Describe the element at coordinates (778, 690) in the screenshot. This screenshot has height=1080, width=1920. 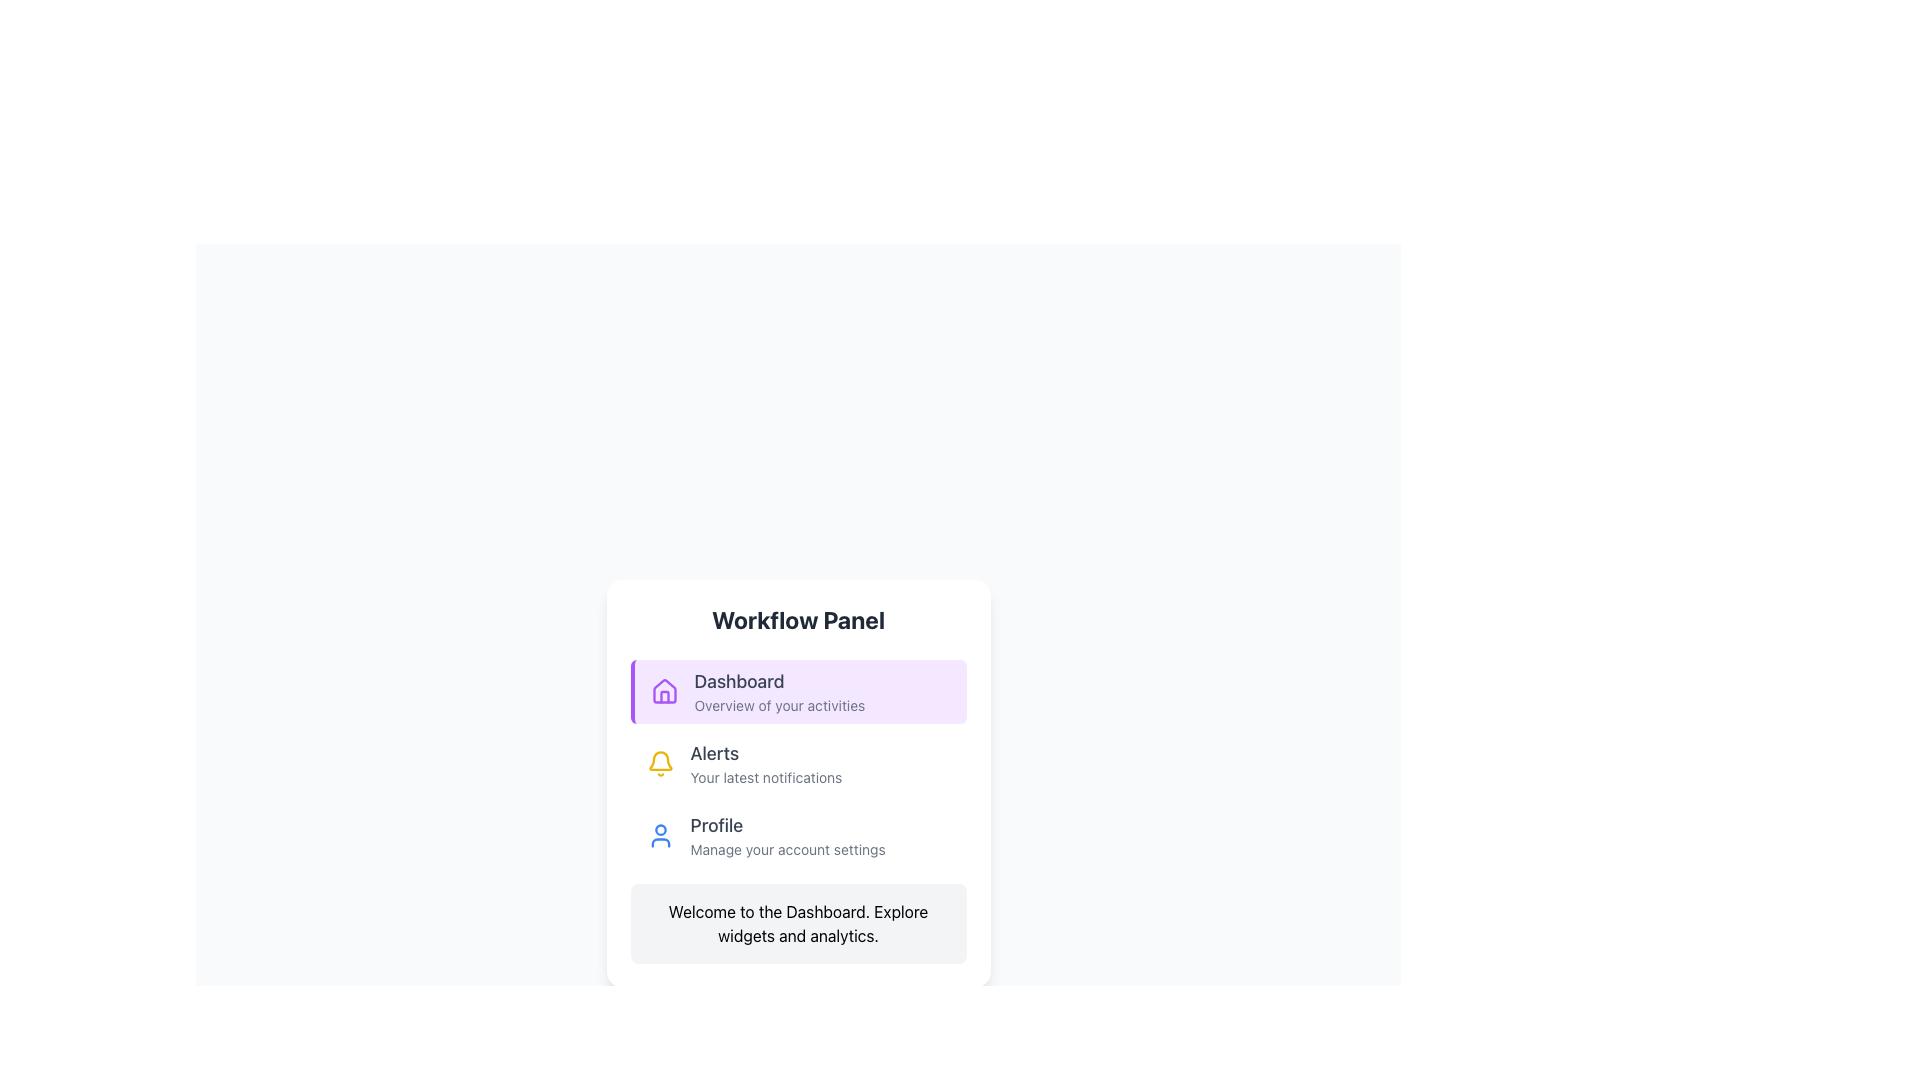
I see `the 'Dashboard' text label, which is part of the Workflow Panel and indicates an overview of activities` at that location.